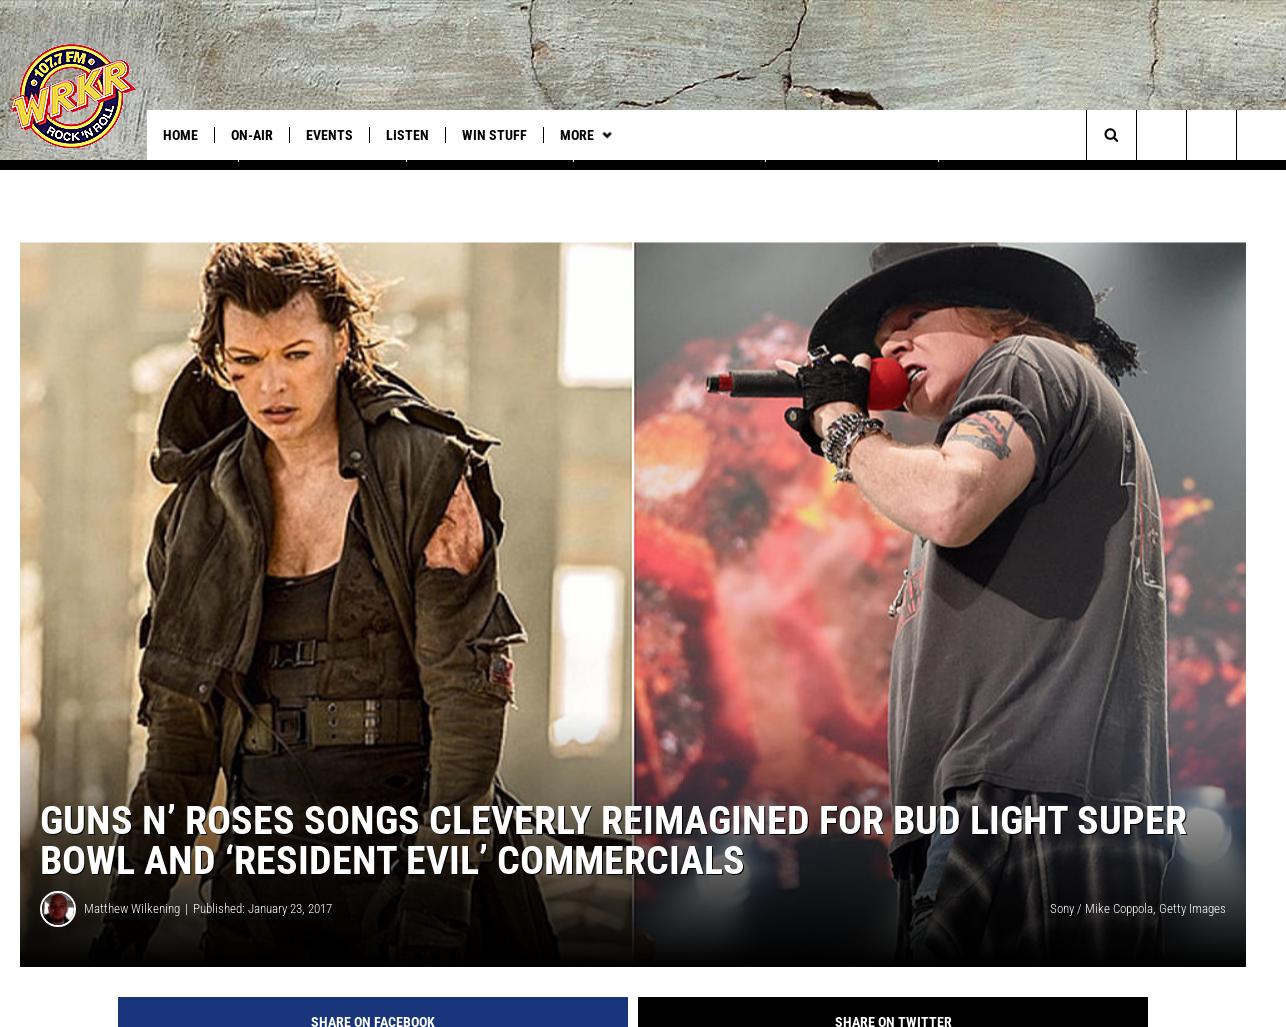 Image resolution: width=1286 pixels, height=1027 pixels. I want to click on 'Matthew Wilkening', so click(131, 930).